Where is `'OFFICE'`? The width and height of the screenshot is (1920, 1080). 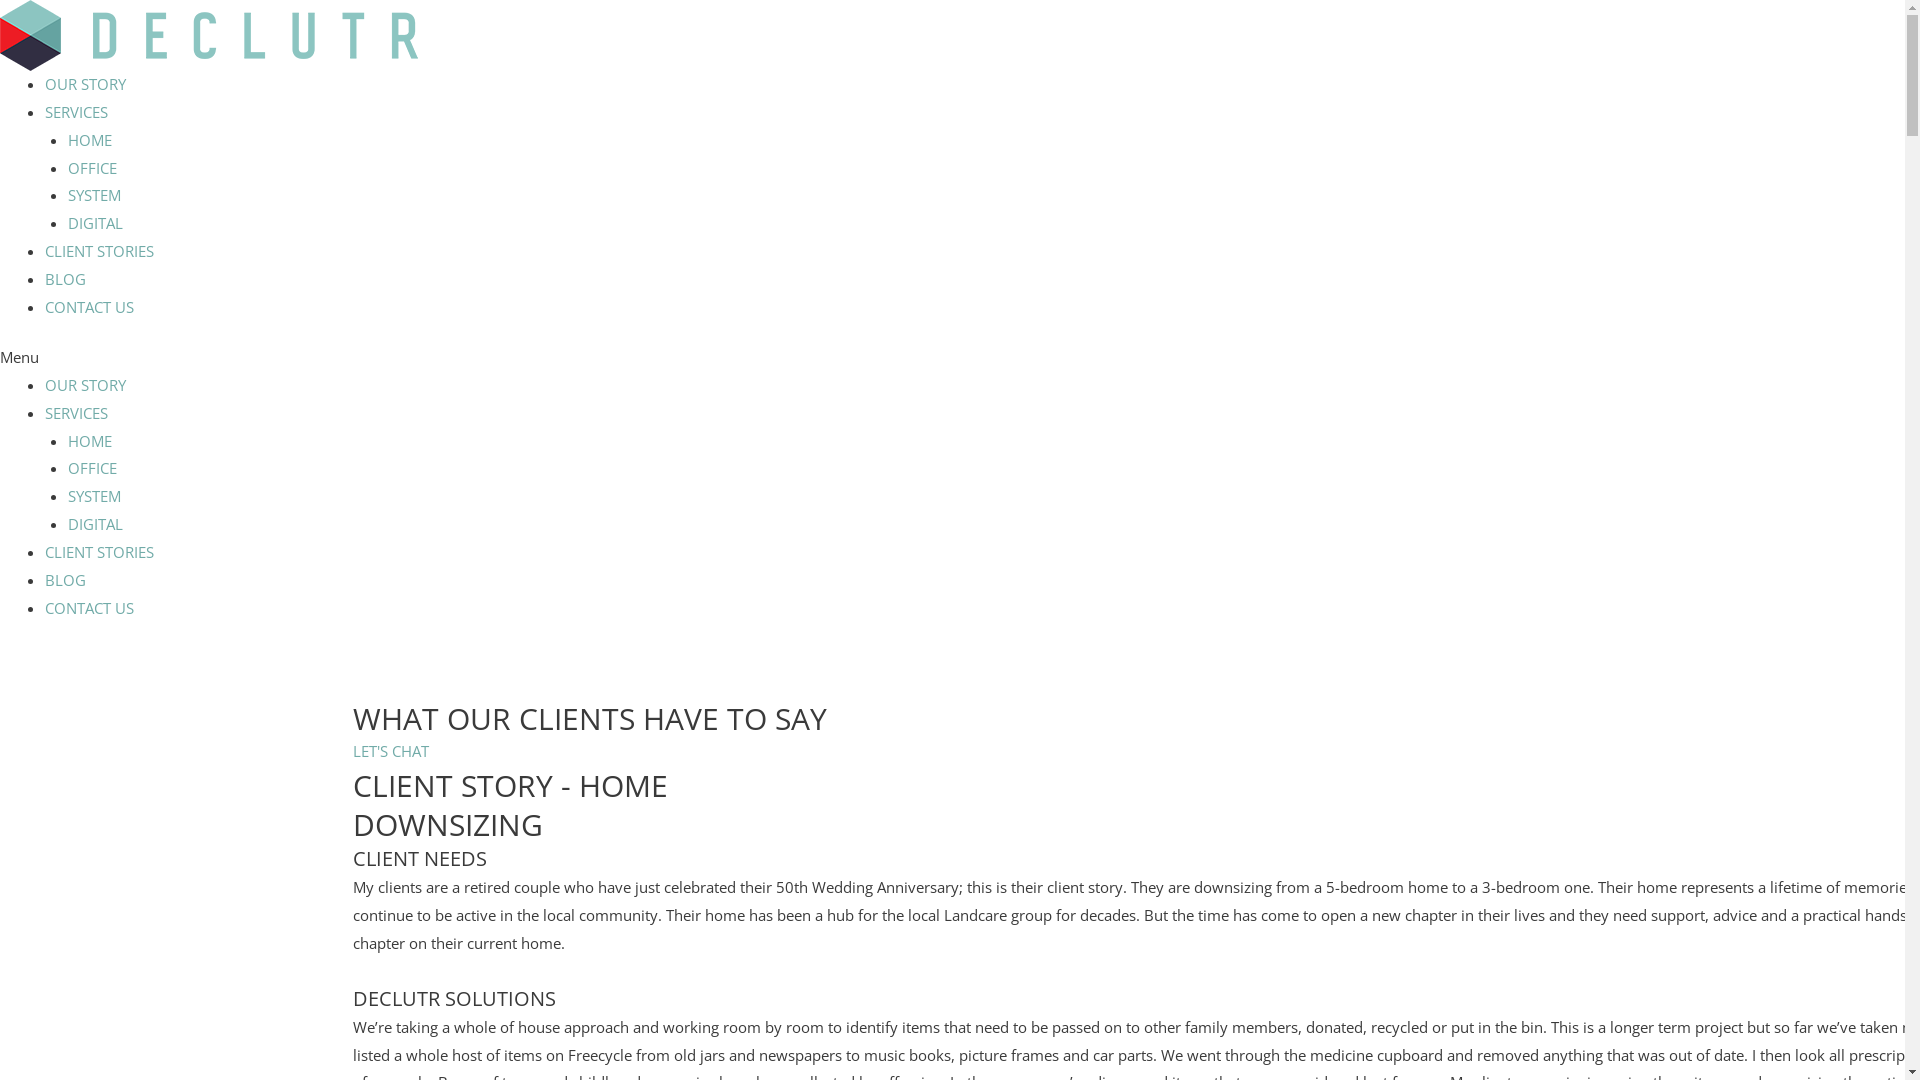
'OFFICE' is located at coordinates (91, 167).